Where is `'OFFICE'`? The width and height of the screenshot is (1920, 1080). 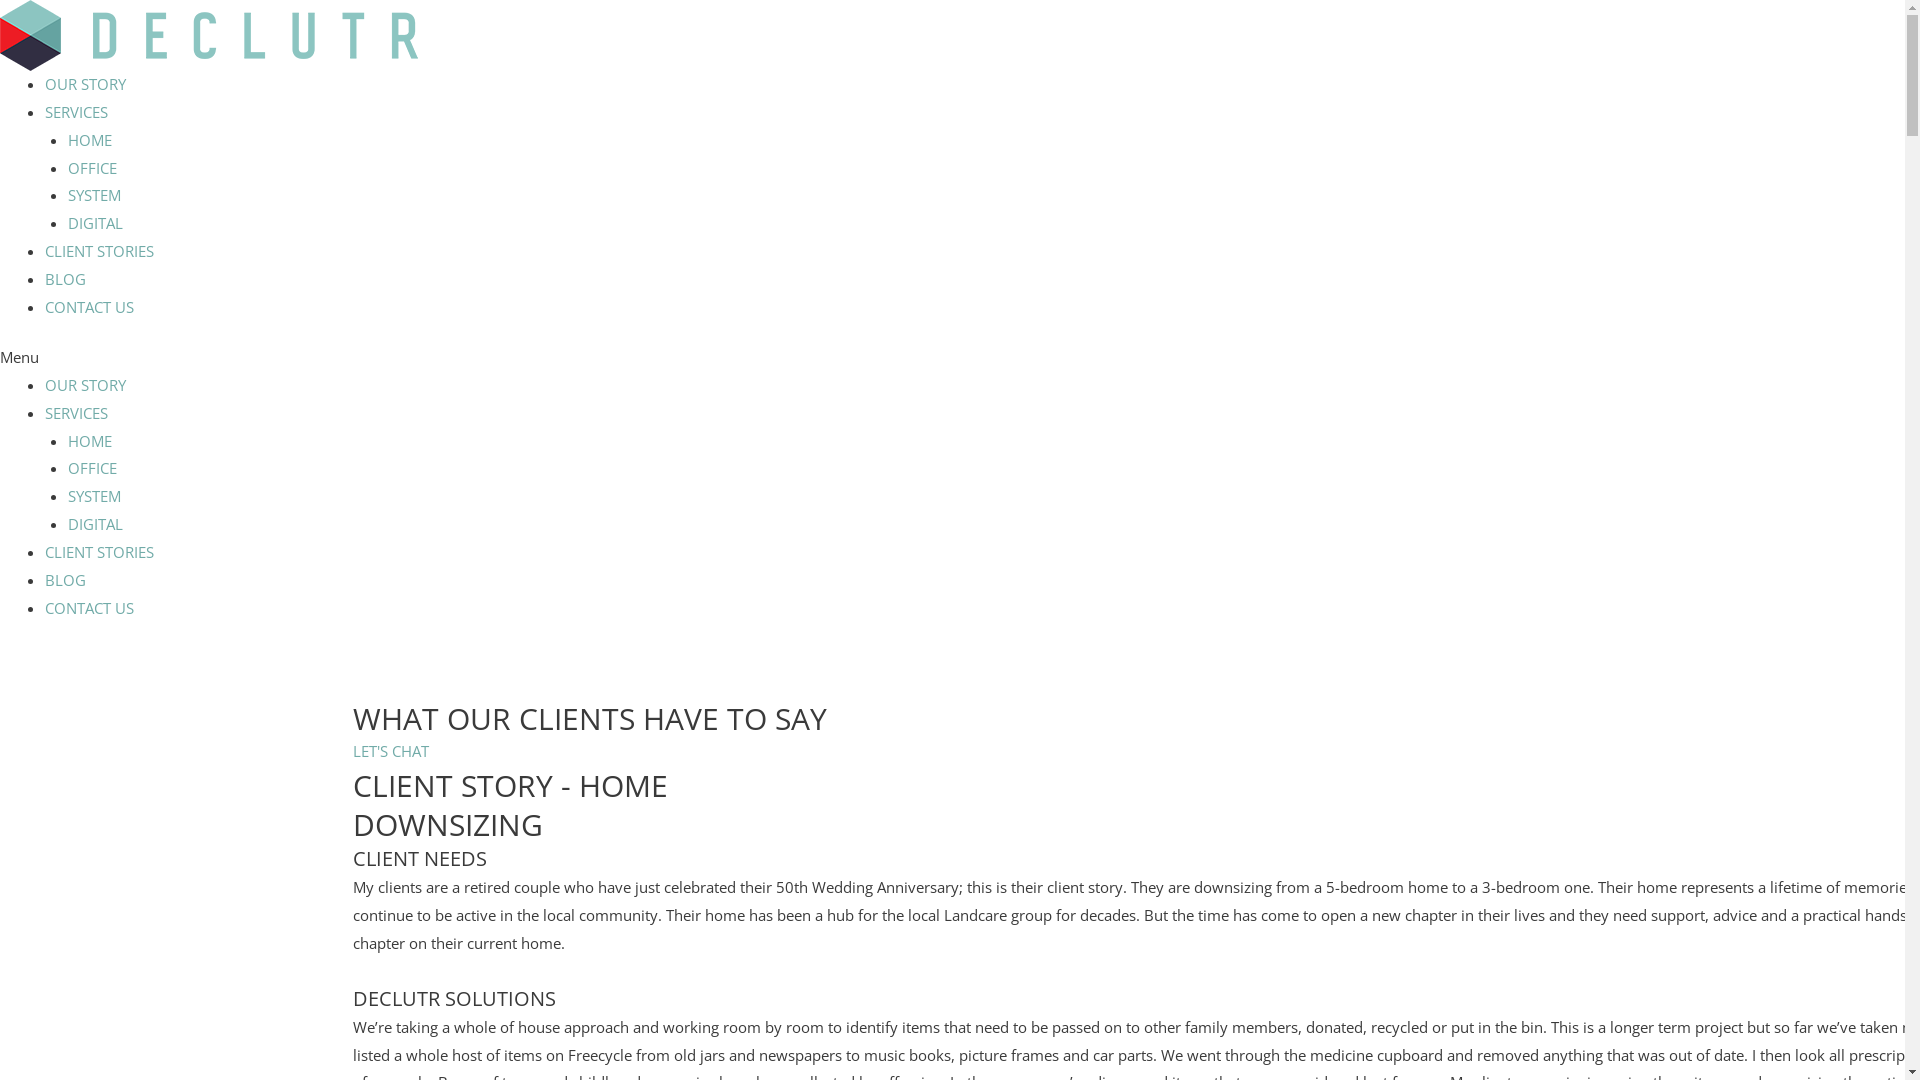
'OFFICE' is located at coordinates (91, 167).